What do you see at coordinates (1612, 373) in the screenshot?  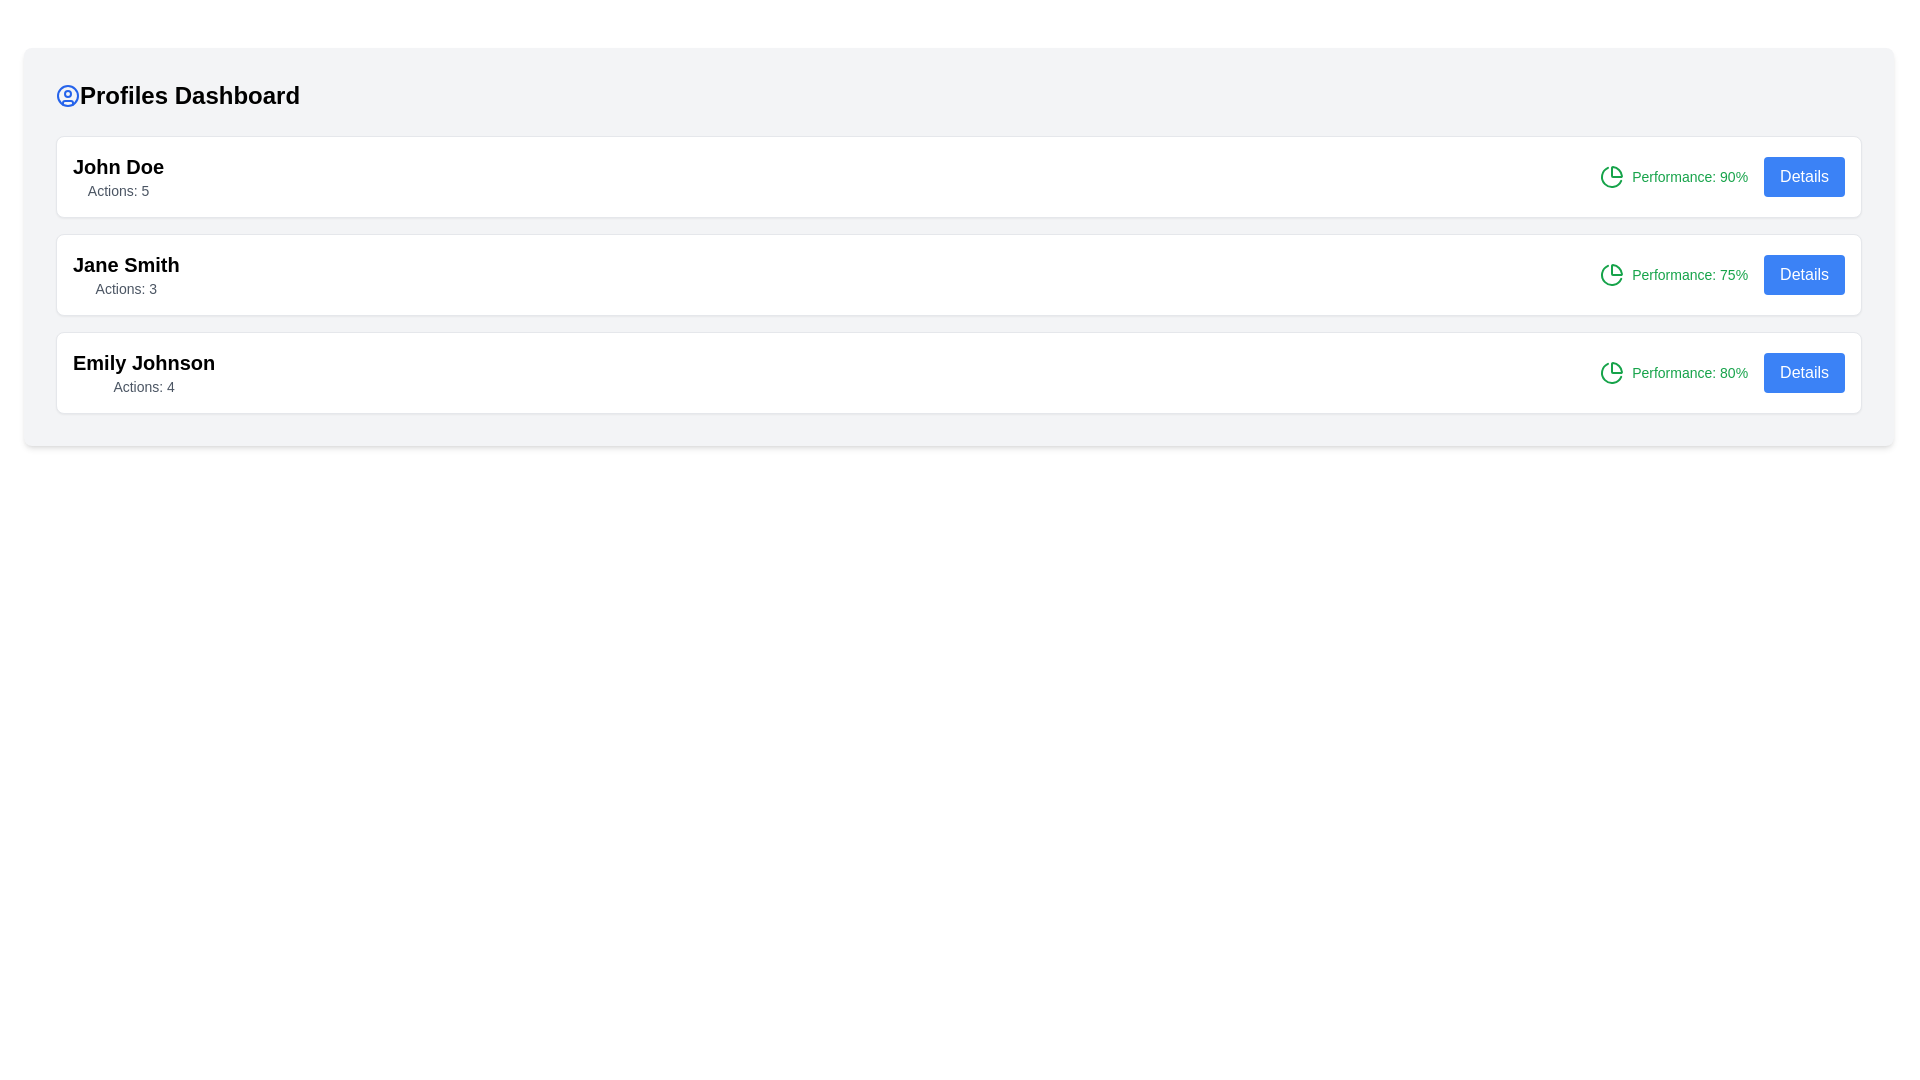 I see `the green pie chart icon representing performance, located in the third row alongside the text 'Performance: 80%'` at bounding box center [1612, 373].